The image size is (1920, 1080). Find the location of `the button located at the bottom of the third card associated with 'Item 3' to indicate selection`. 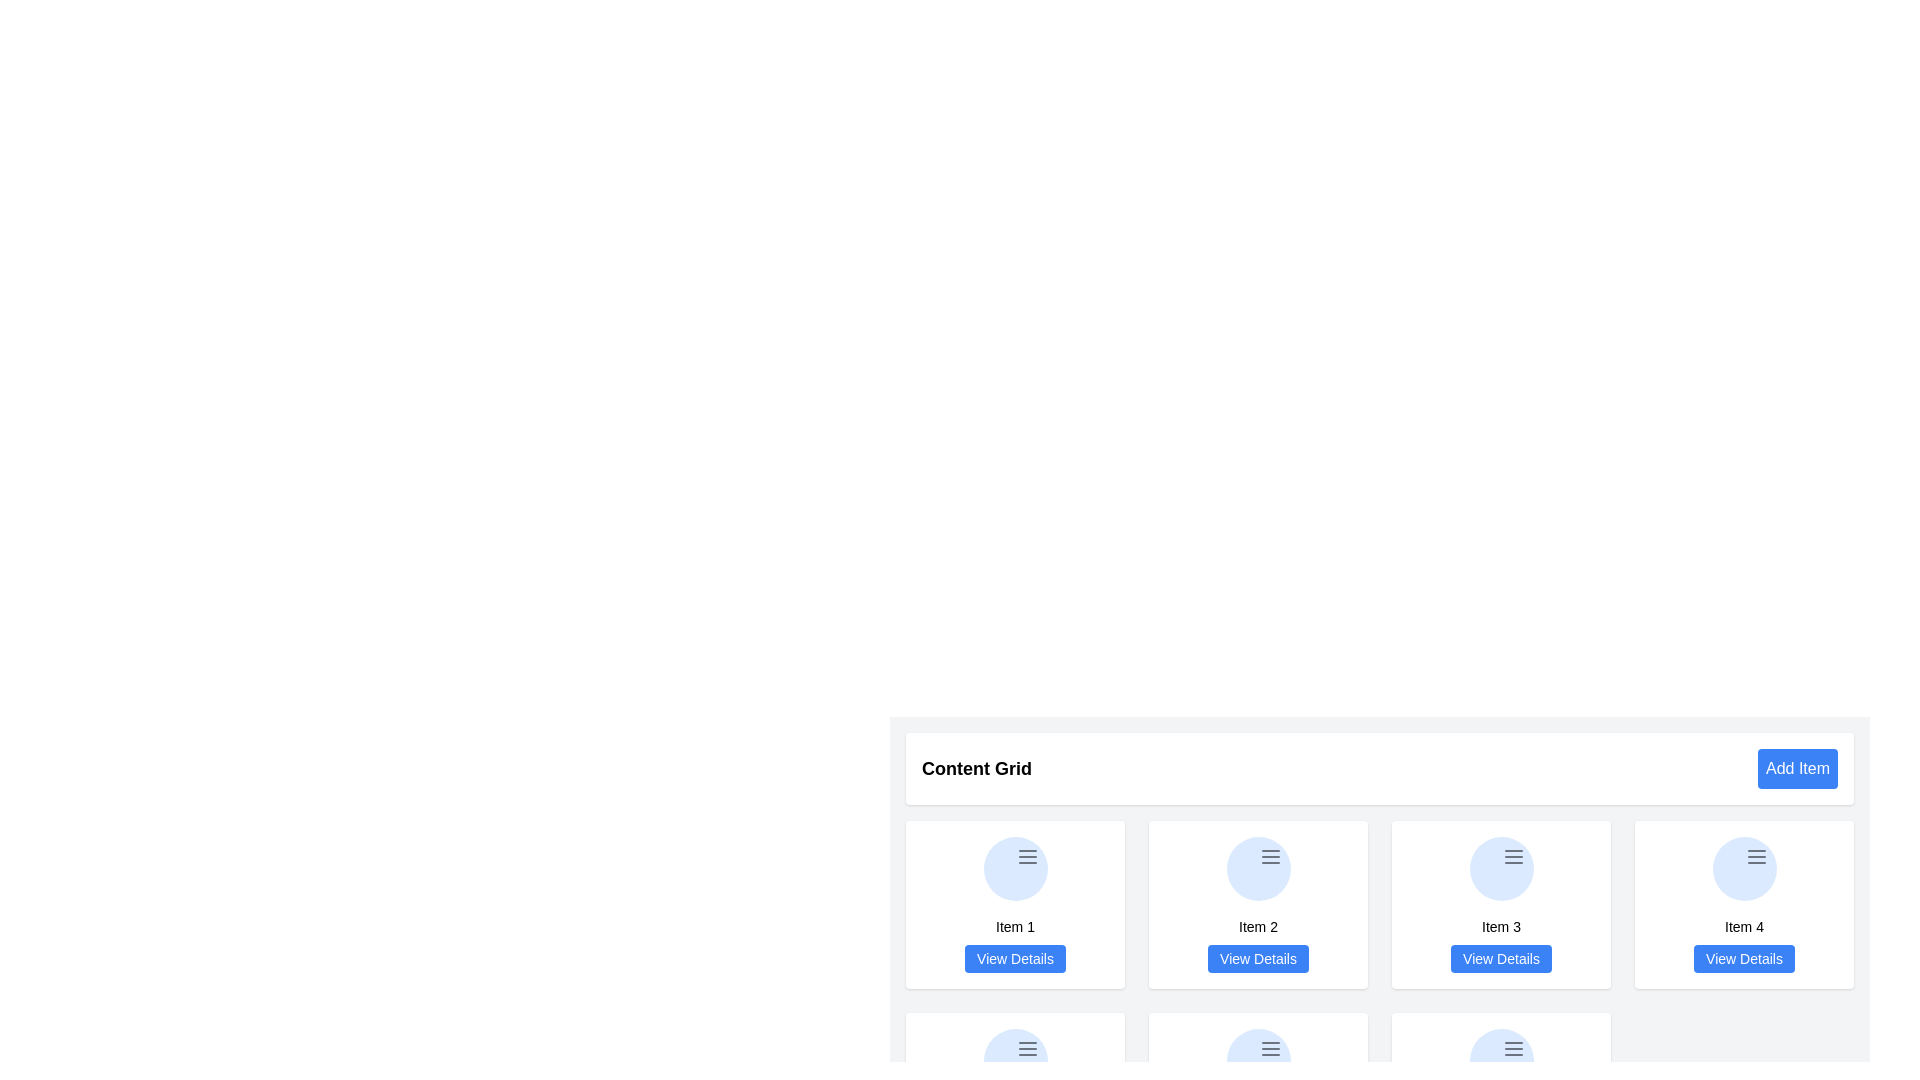

the button located at the bottom of the third card associated with 'Item 3' to indicate selection is located at coordinates (1501, 958).